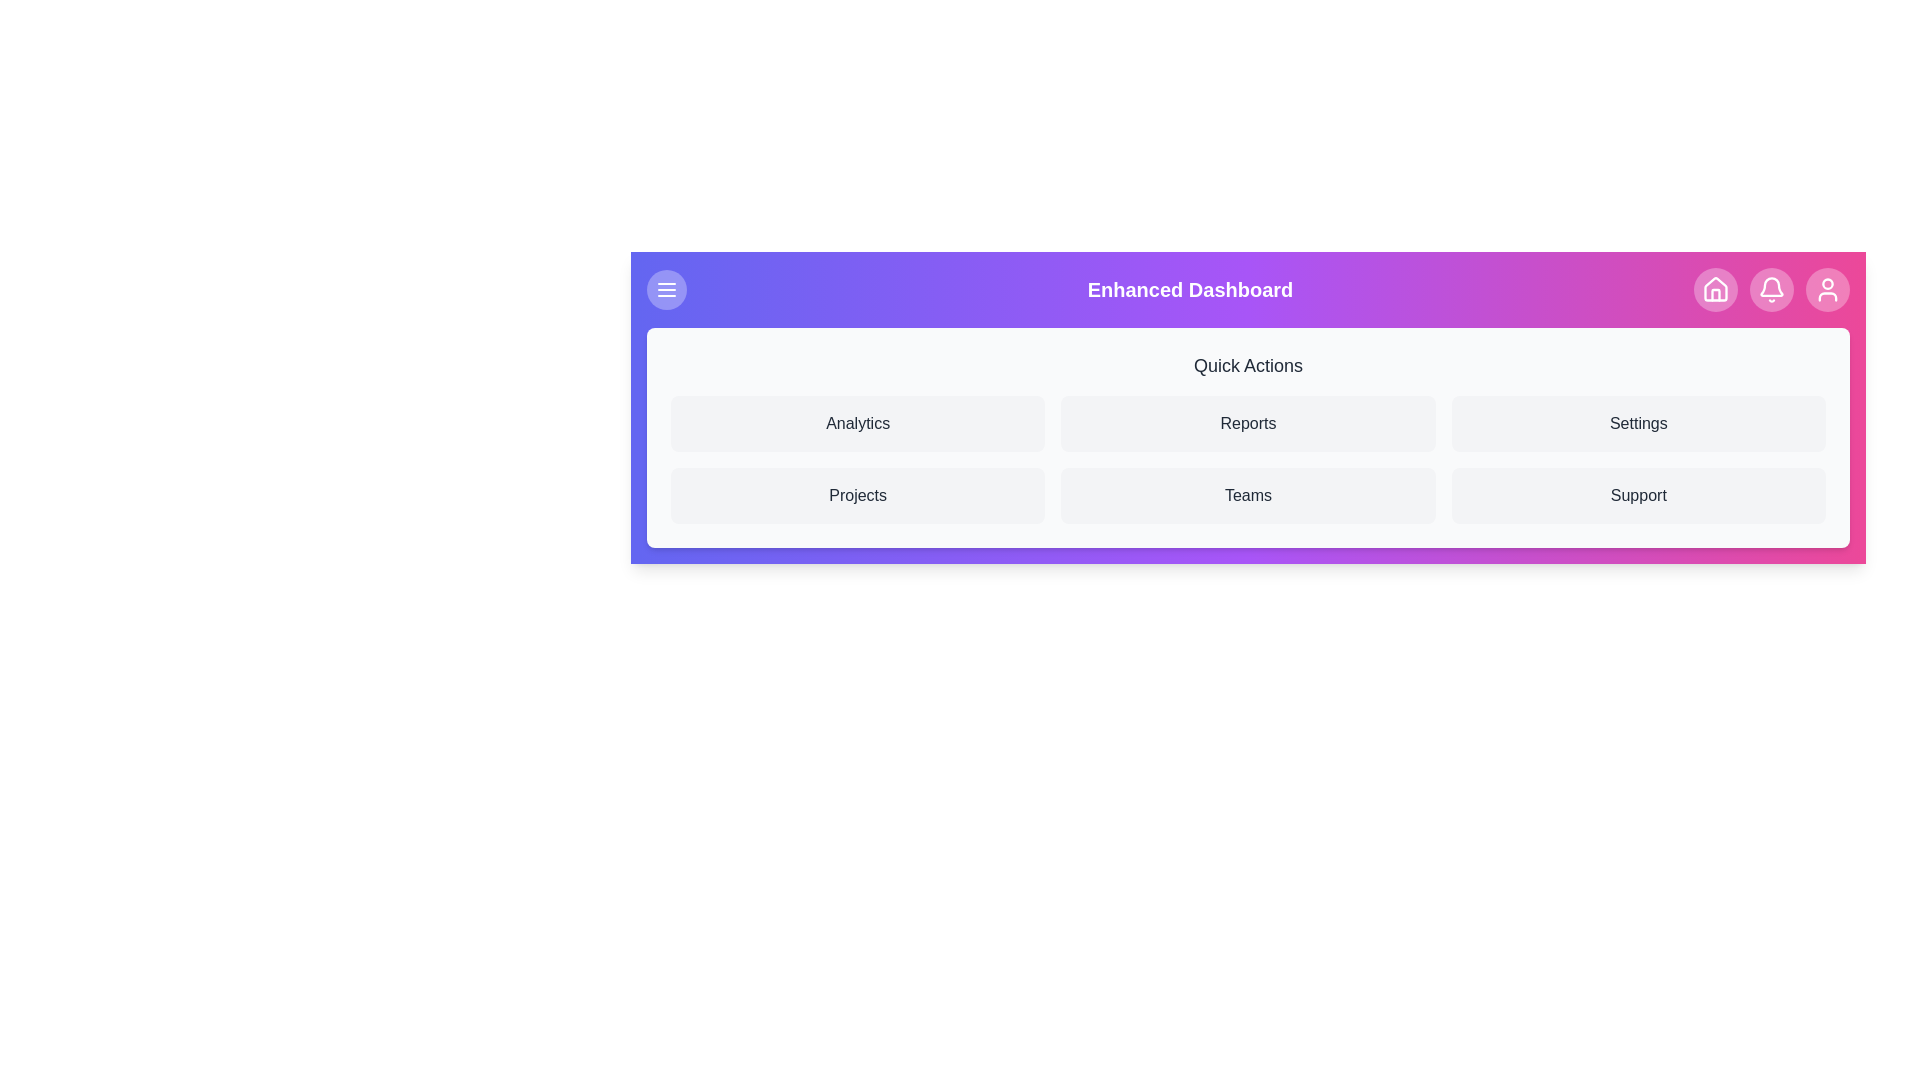 The image size is (1920, 1080). Describe the element at coordinates (1638, 495) in the screenshot. I see `the 'Support' option in the Quick Actions section` at that location.